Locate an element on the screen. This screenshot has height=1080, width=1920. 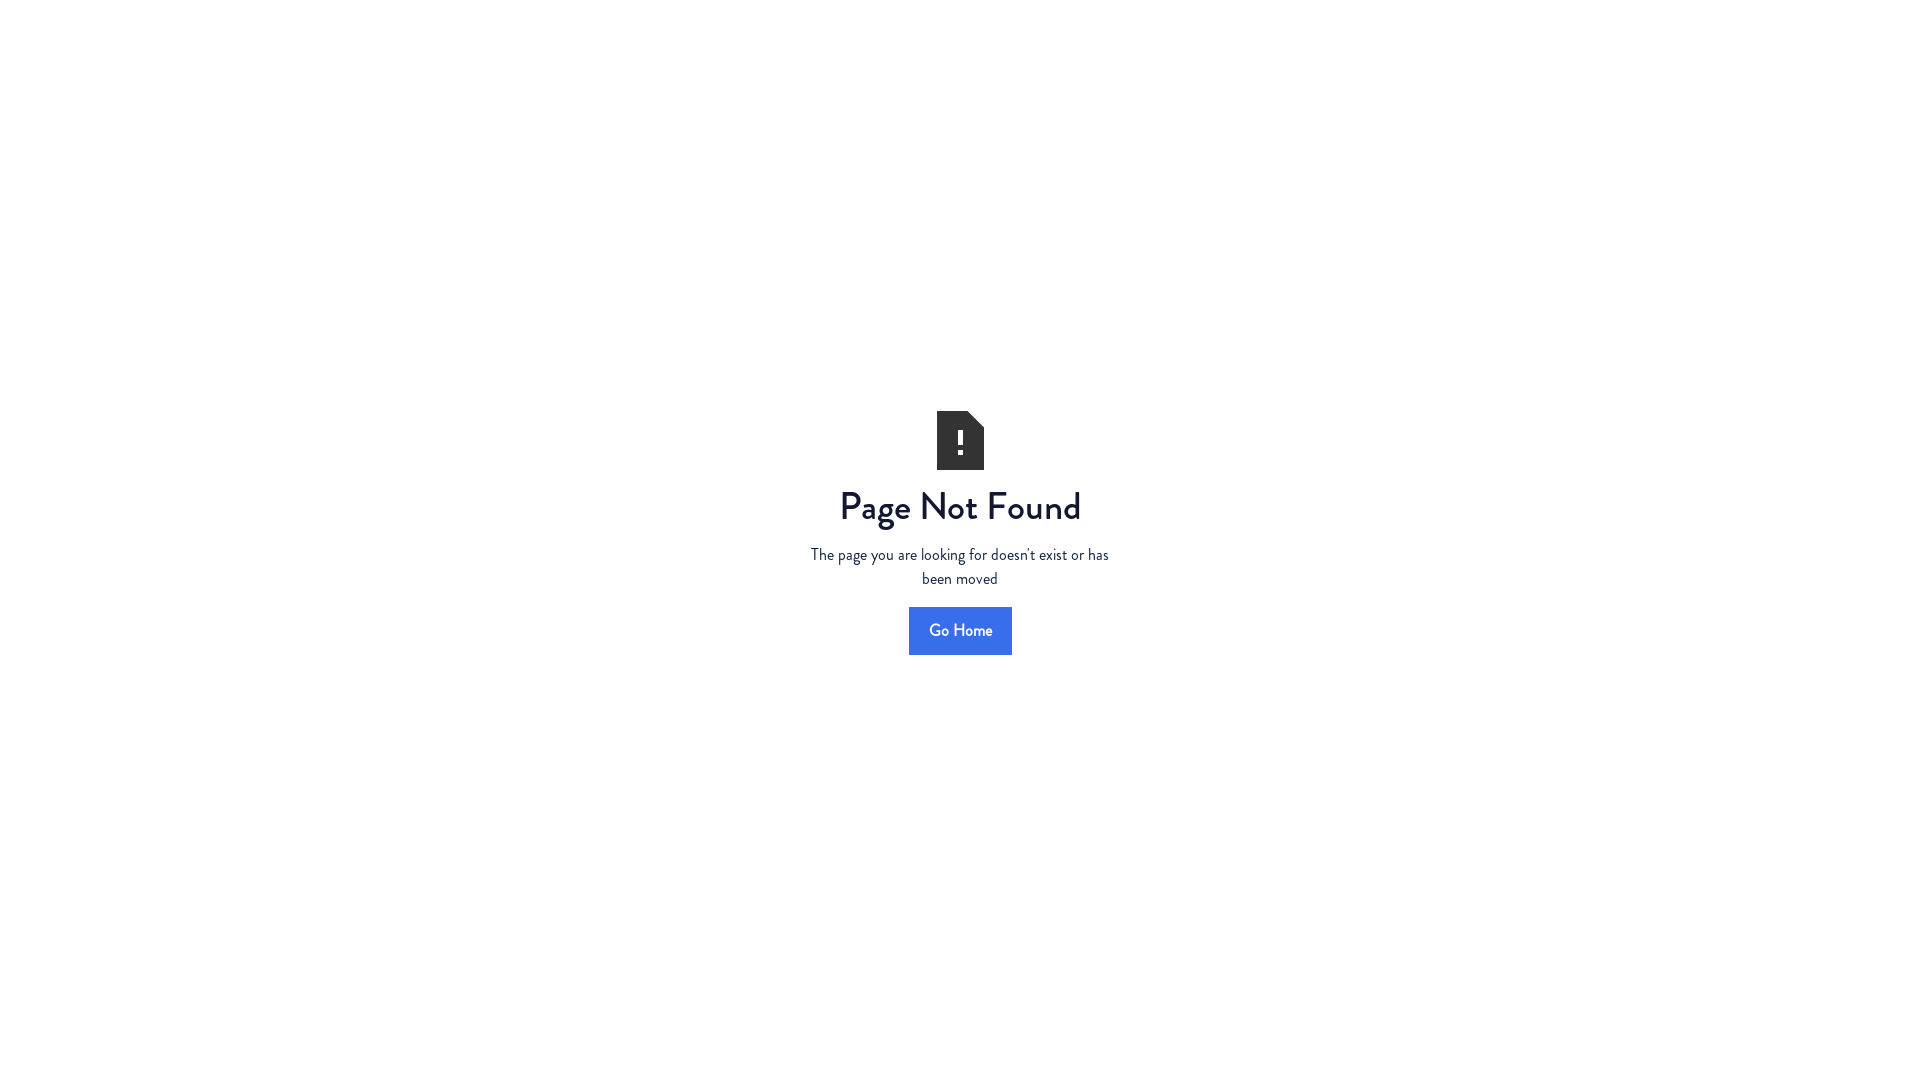
'Go Home' is located at coordinates (958, 628).